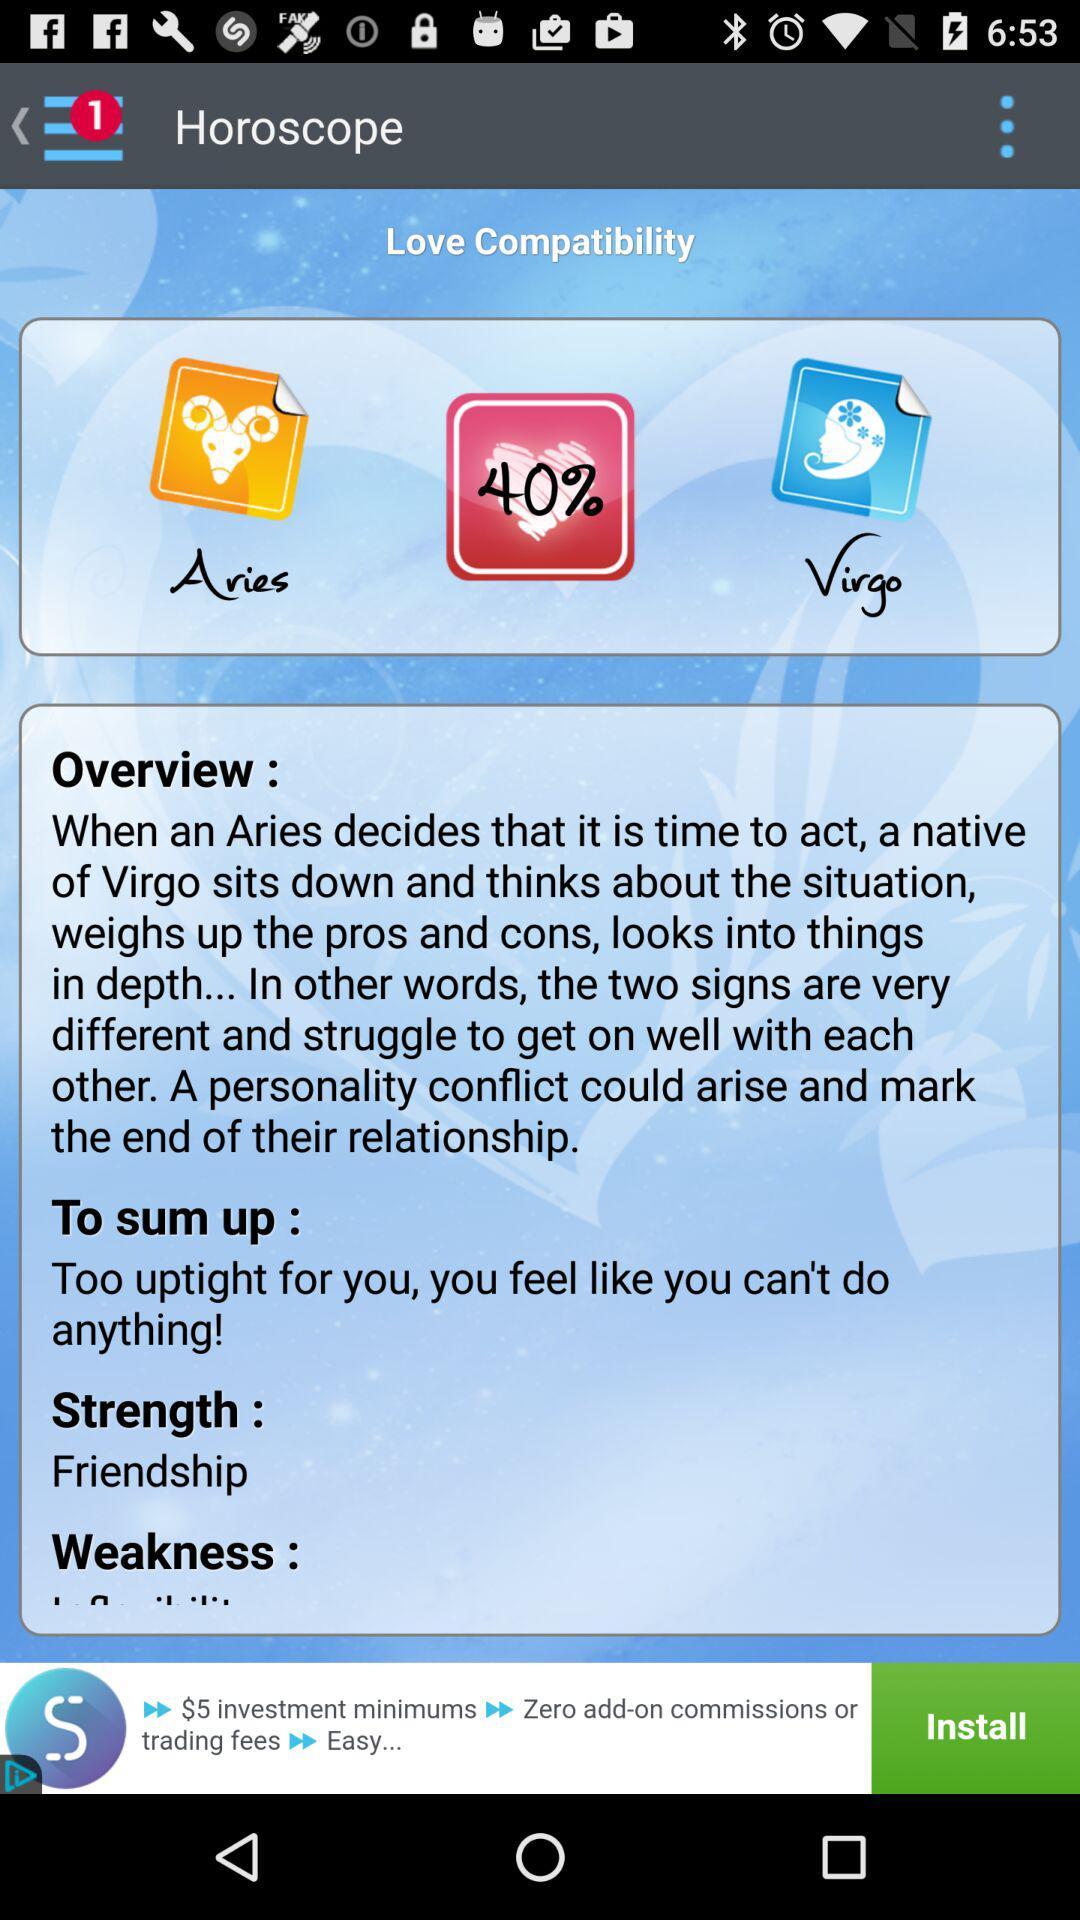 This screenshot has width=1080, height=1920. I want to click on install app, so click(540, 1727).